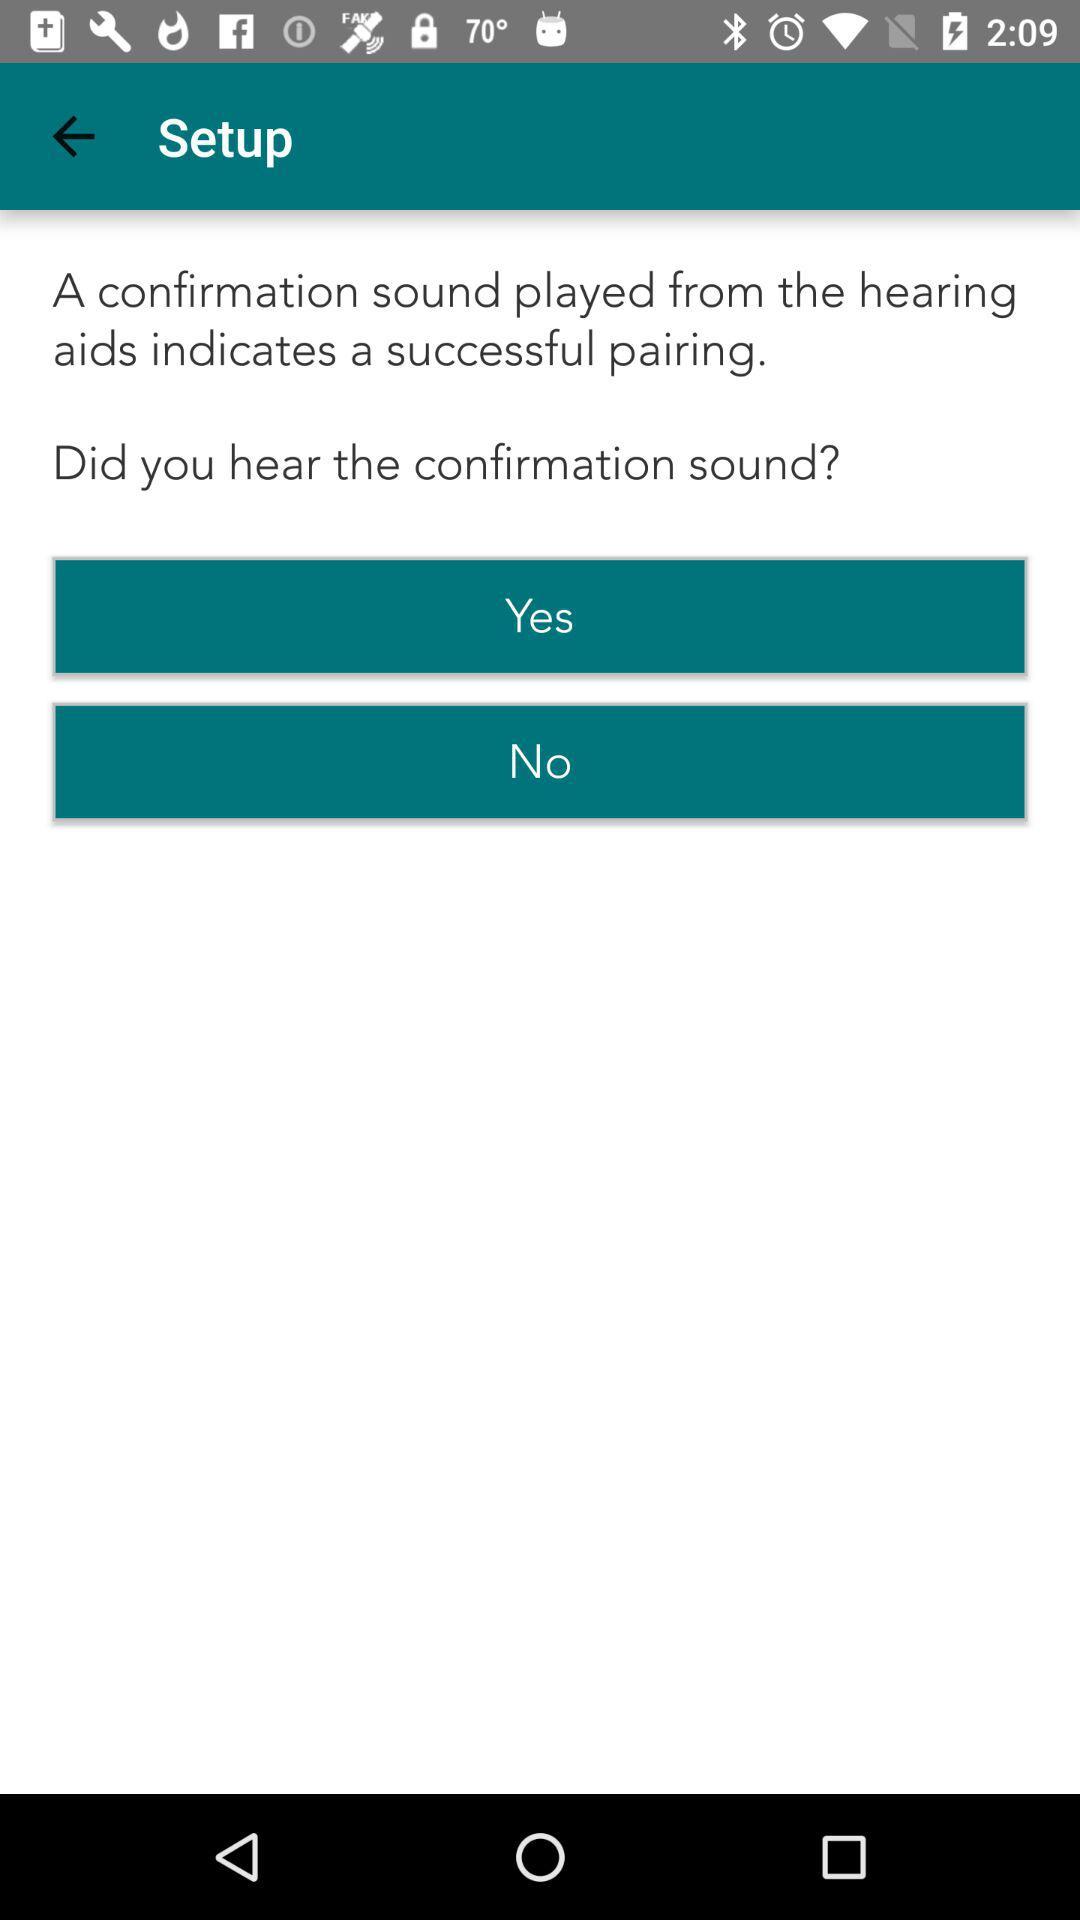 Image resolution: width=1080 pixels, height=1920 pixels. Describe the element at coordinates (540, 761) in the screenshot. I see `no item` at that location.